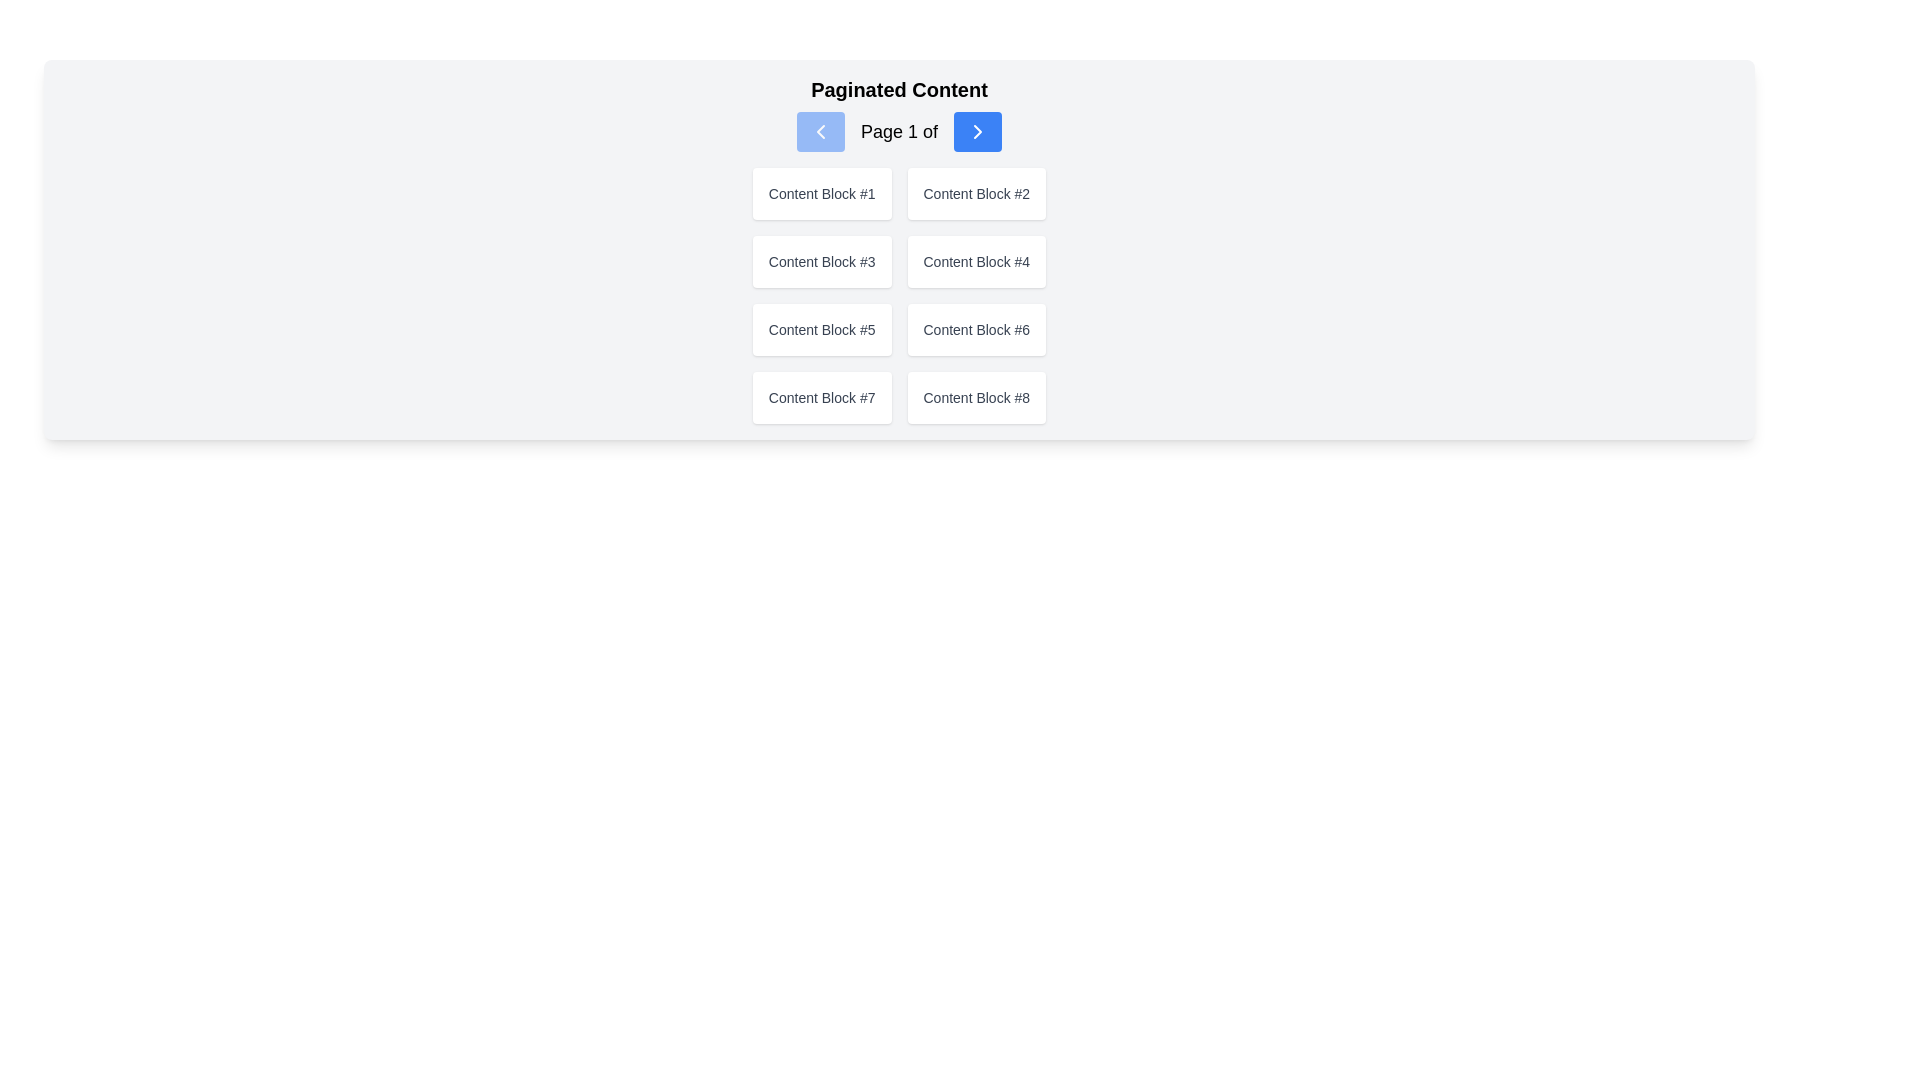 The height and width of the screenshot is (1080, 1920). Describe the element at coordinates (898, 131) in the screenshot. I see `the static text element displaying 'Page 1 of', which is styled in bold and located centrally within the pagination controls` at that location.